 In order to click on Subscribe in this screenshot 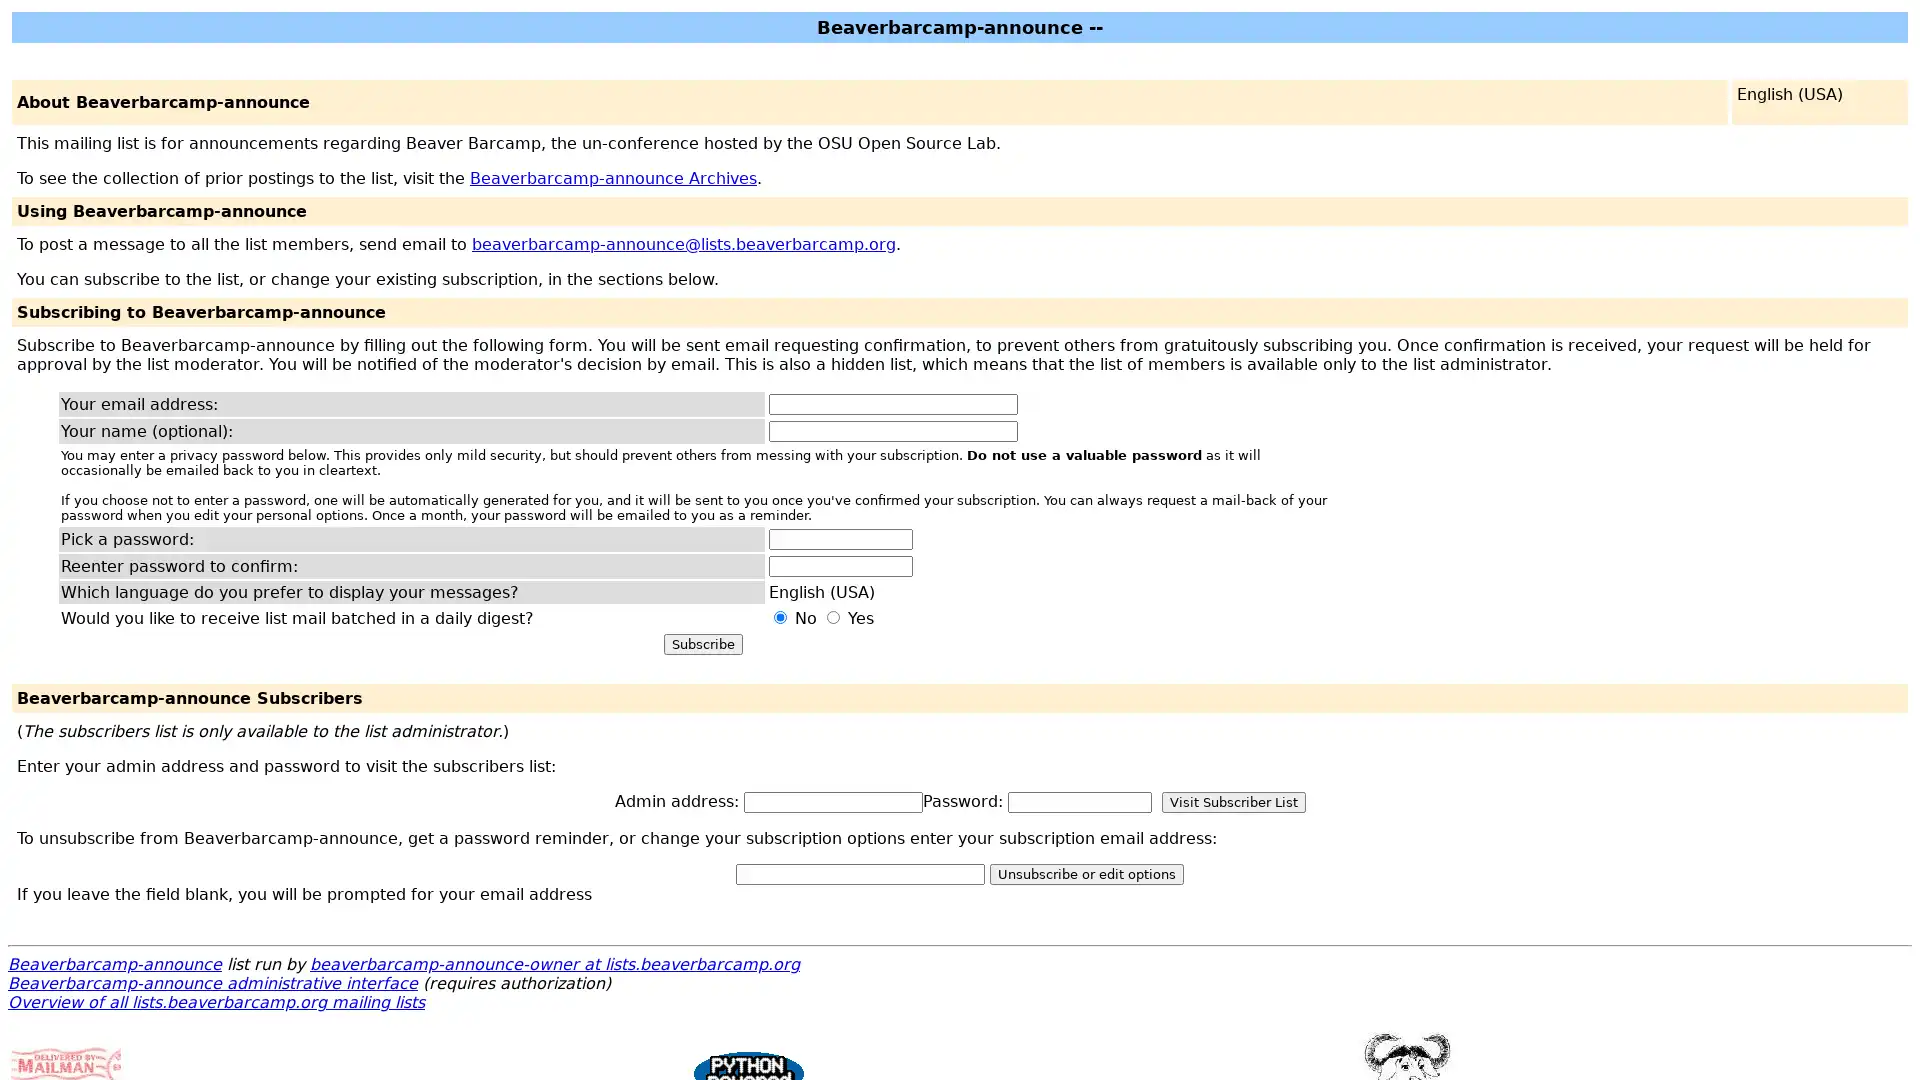, I will do `click(702, 644)`.